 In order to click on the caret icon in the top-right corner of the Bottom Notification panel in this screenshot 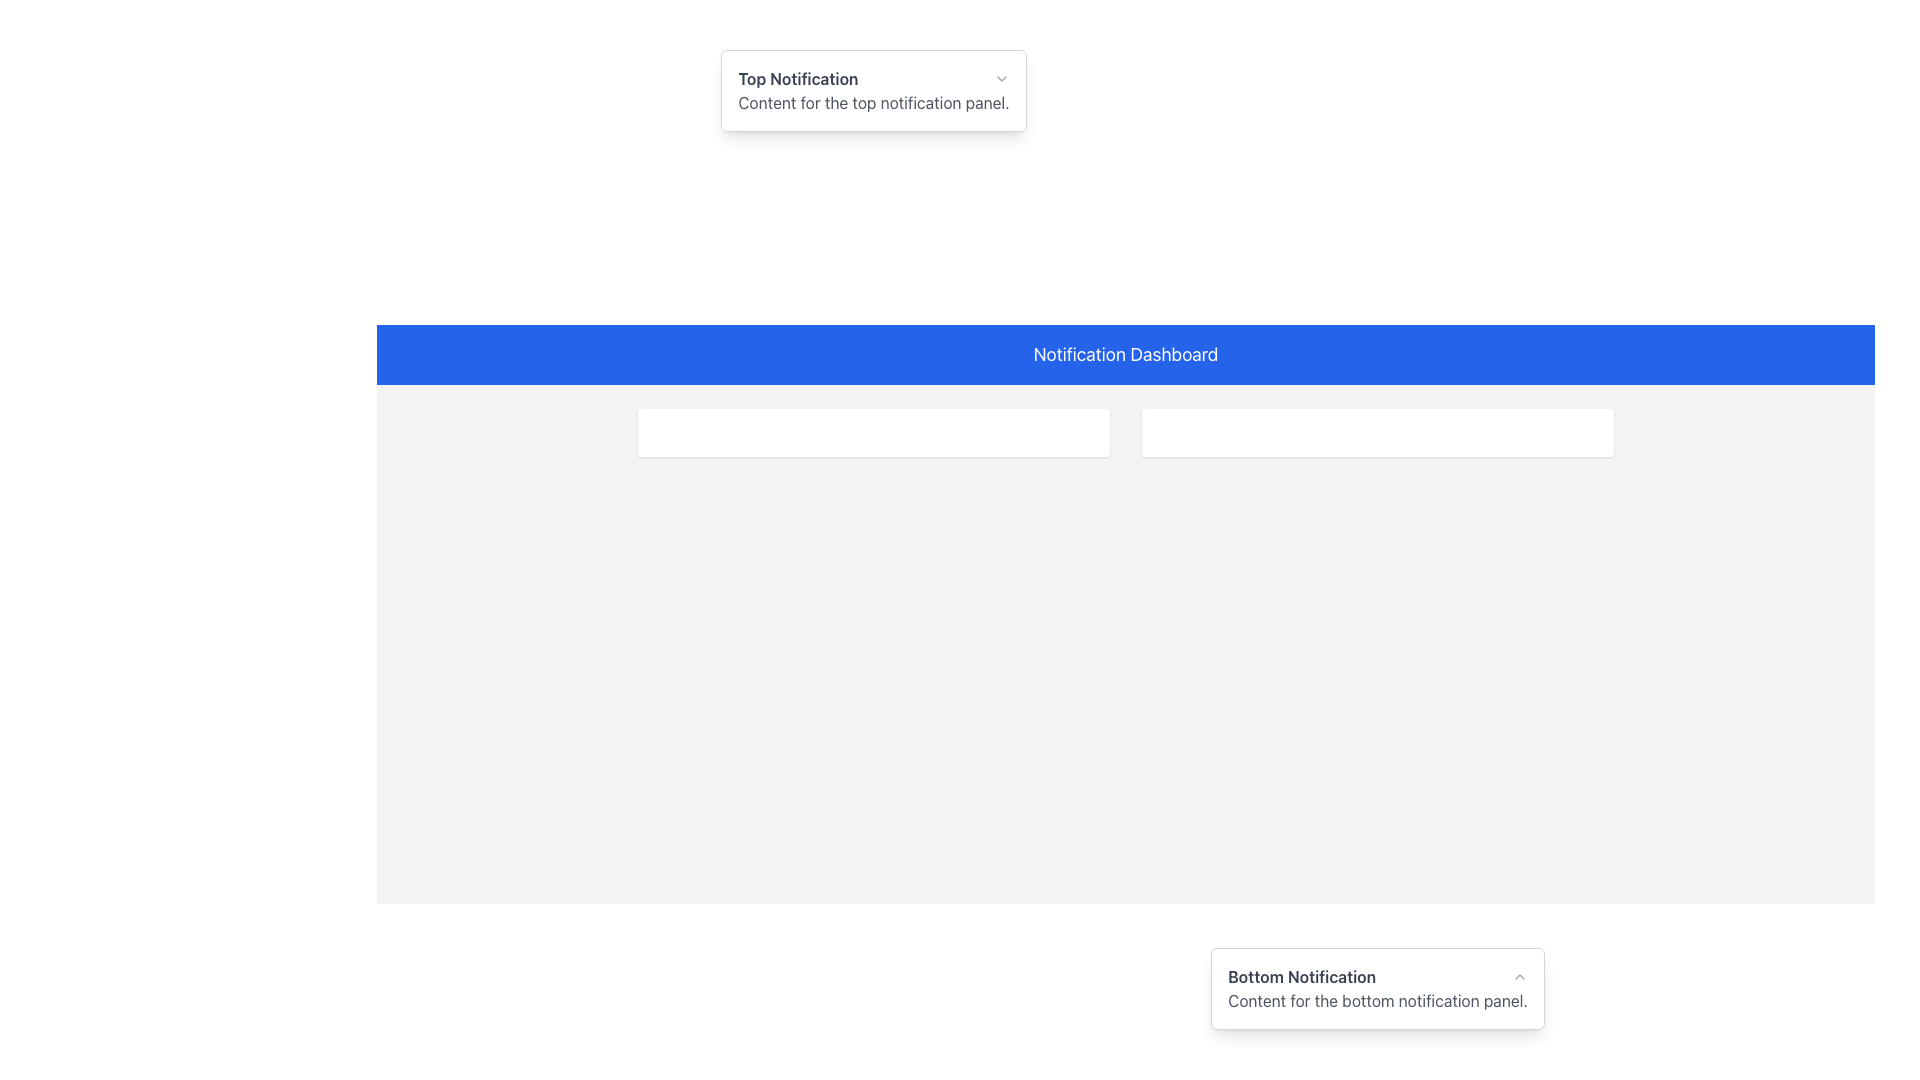, I will do `click(1376, 987)`.